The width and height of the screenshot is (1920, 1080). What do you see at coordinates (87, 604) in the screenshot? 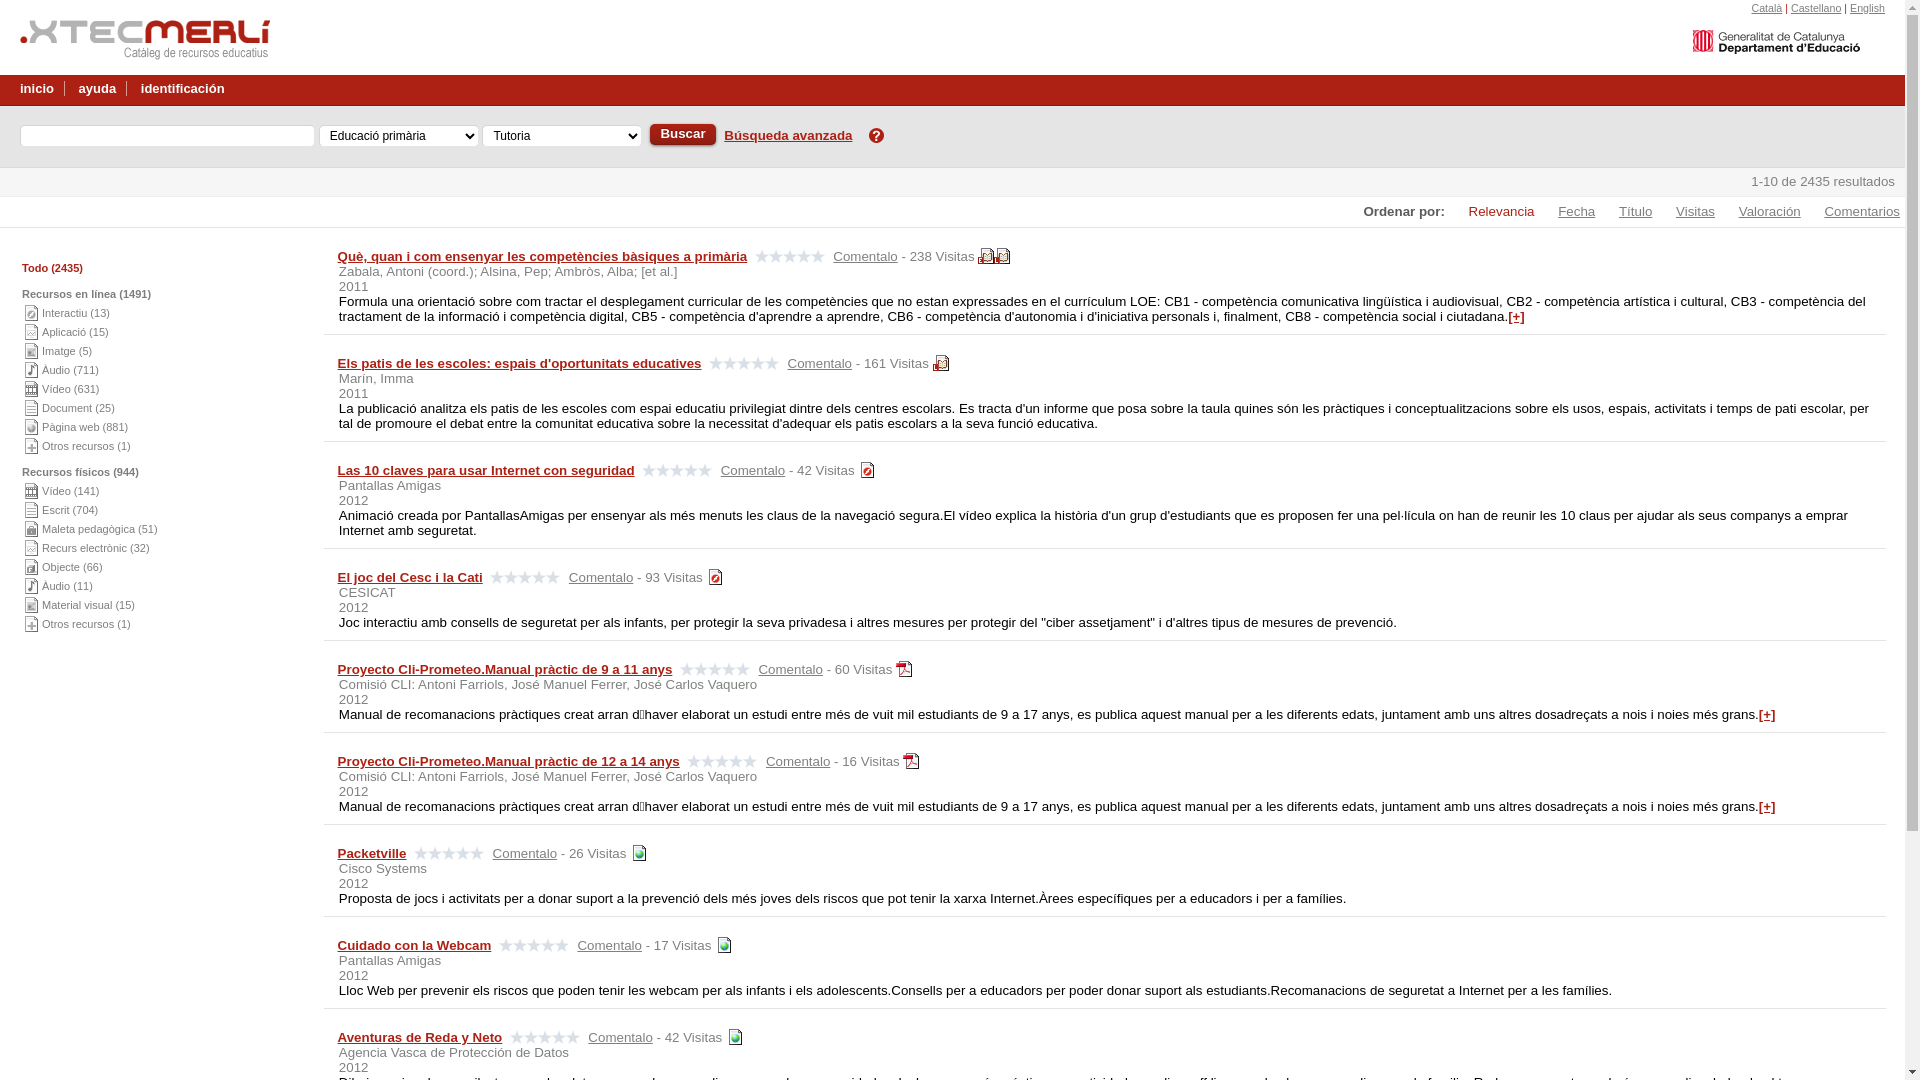
I see `'Material visual (15)'` at bounding box center [87, 604].